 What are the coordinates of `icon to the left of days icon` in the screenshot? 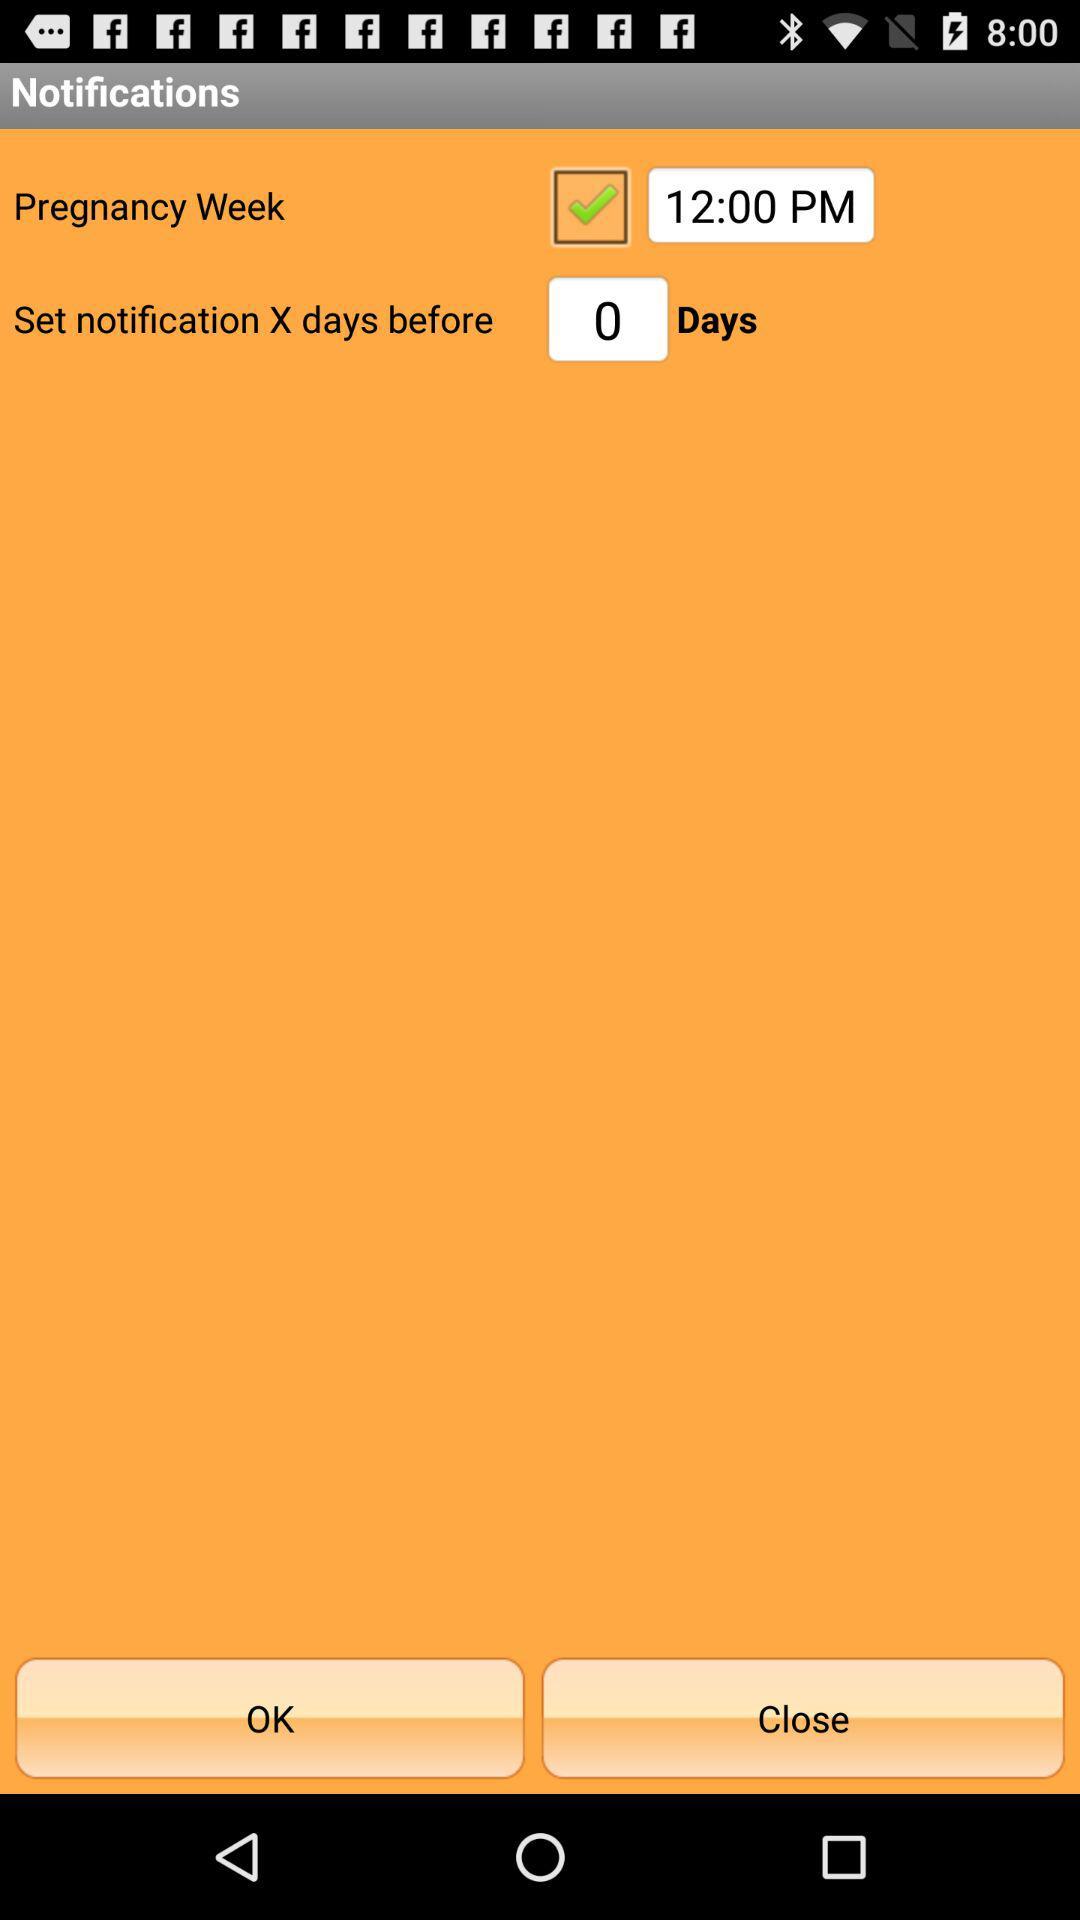 It's located at (607, 318).